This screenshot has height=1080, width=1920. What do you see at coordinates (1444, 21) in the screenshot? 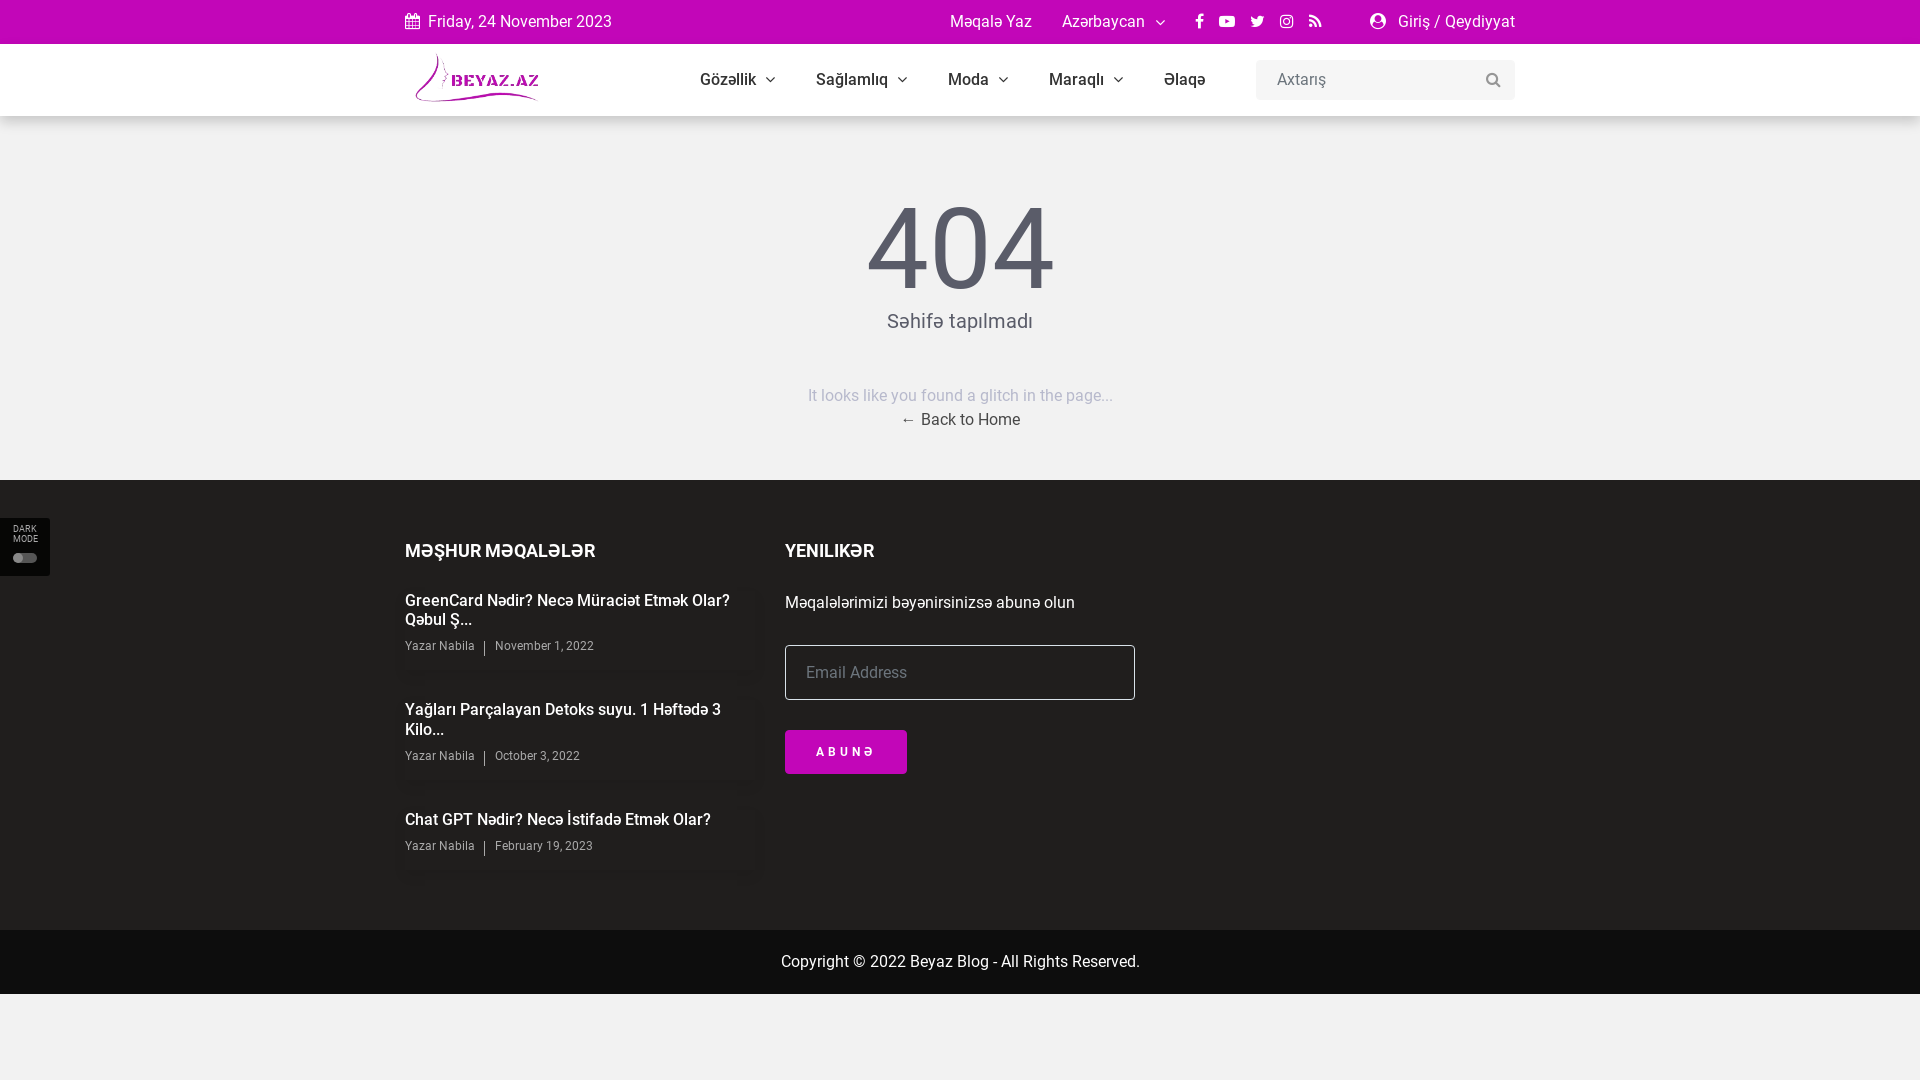
I see `'Qeydiyyat'` at bounding box center [1444, 21].